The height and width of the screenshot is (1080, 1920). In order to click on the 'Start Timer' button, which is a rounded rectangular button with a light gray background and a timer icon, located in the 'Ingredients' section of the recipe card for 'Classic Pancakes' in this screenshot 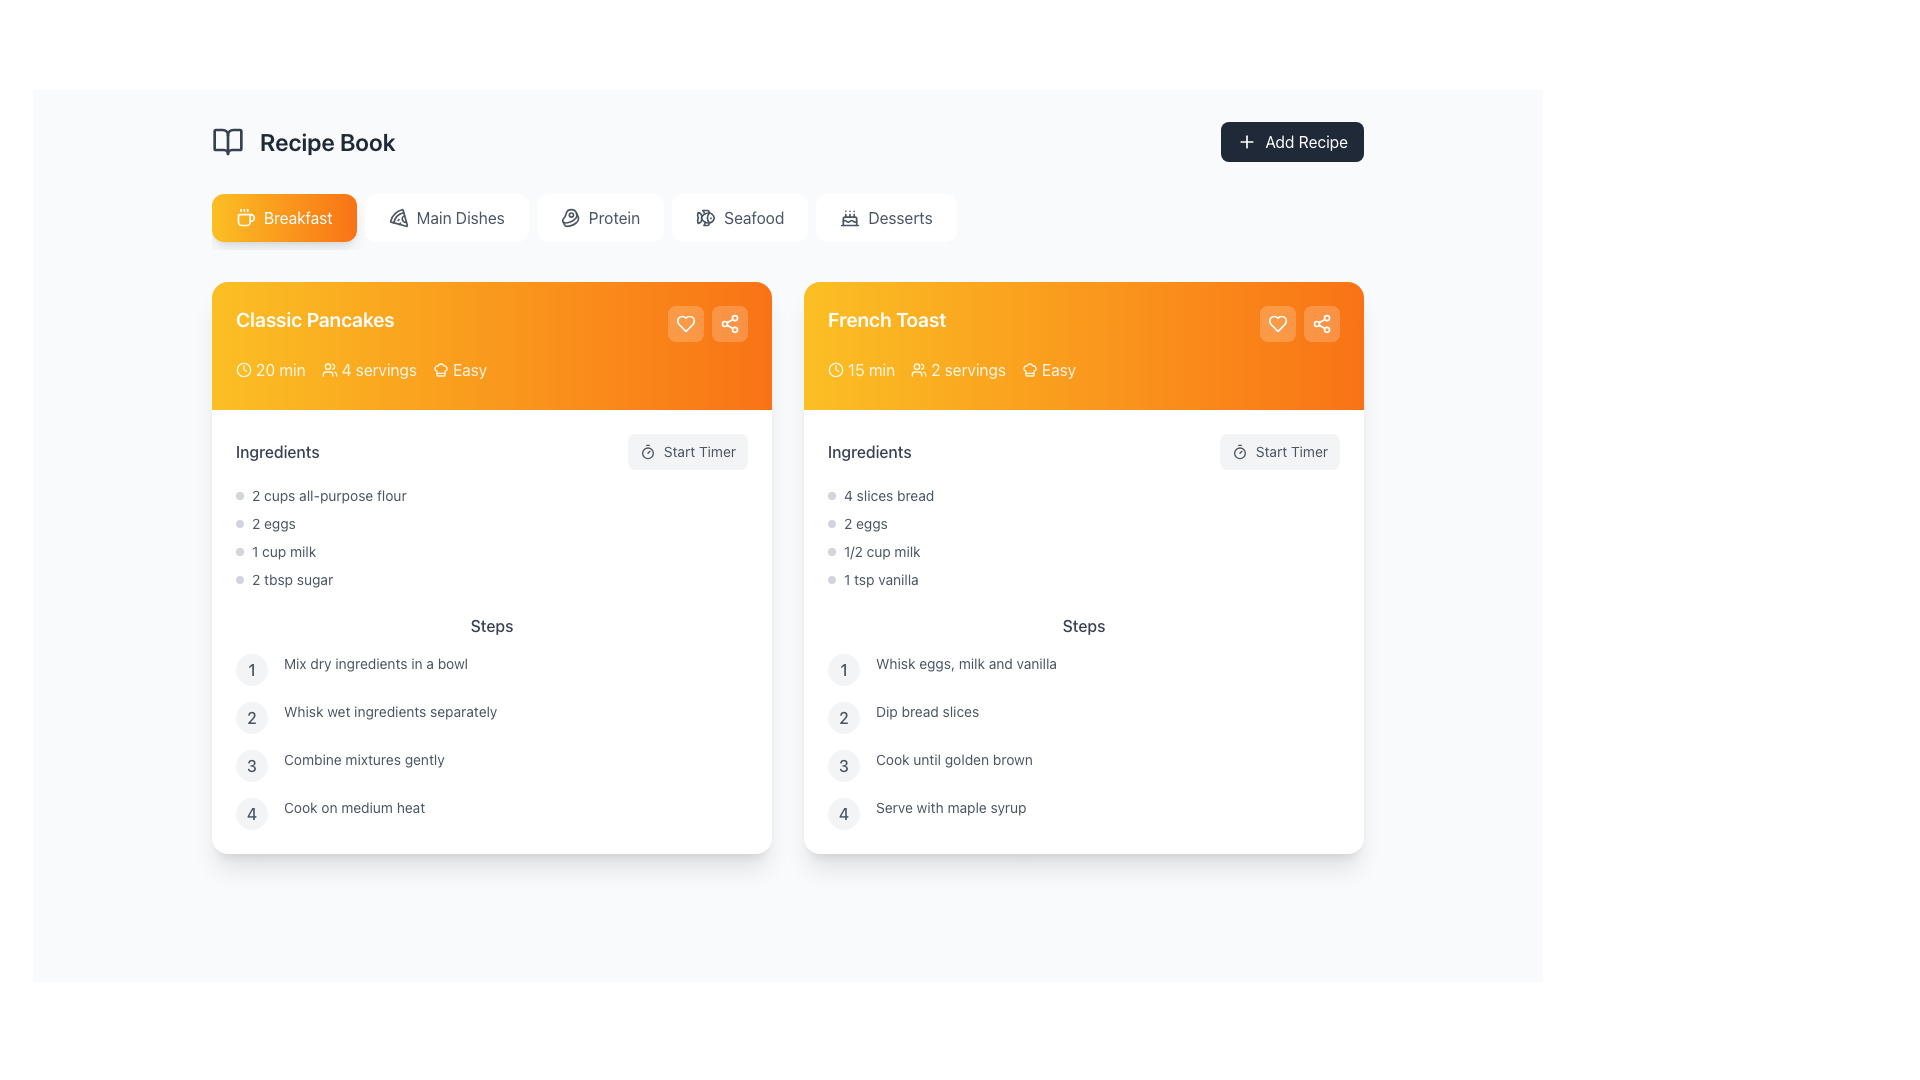, I will do `click(687, 451)`.